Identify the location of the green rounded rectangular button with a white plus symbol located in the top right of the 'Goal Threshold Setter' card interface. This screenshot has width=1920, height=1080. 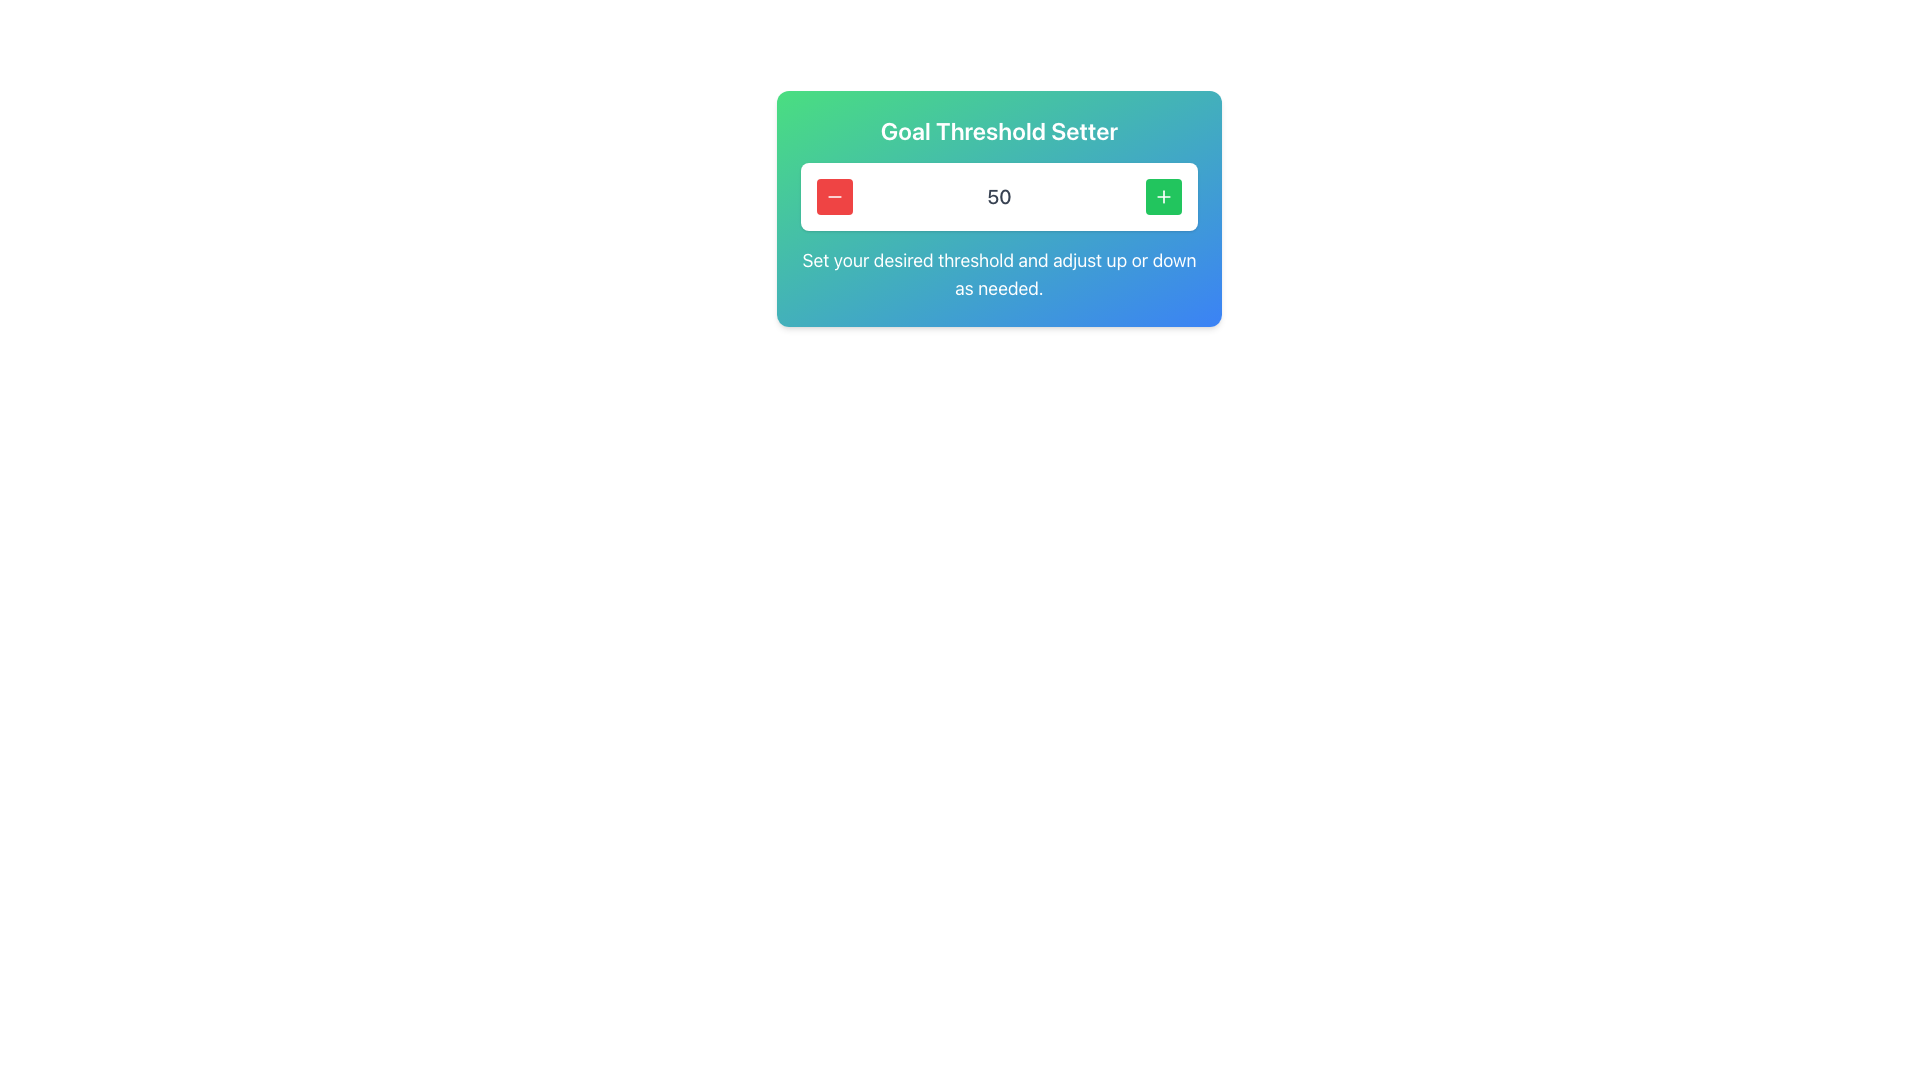
(1163, 196).